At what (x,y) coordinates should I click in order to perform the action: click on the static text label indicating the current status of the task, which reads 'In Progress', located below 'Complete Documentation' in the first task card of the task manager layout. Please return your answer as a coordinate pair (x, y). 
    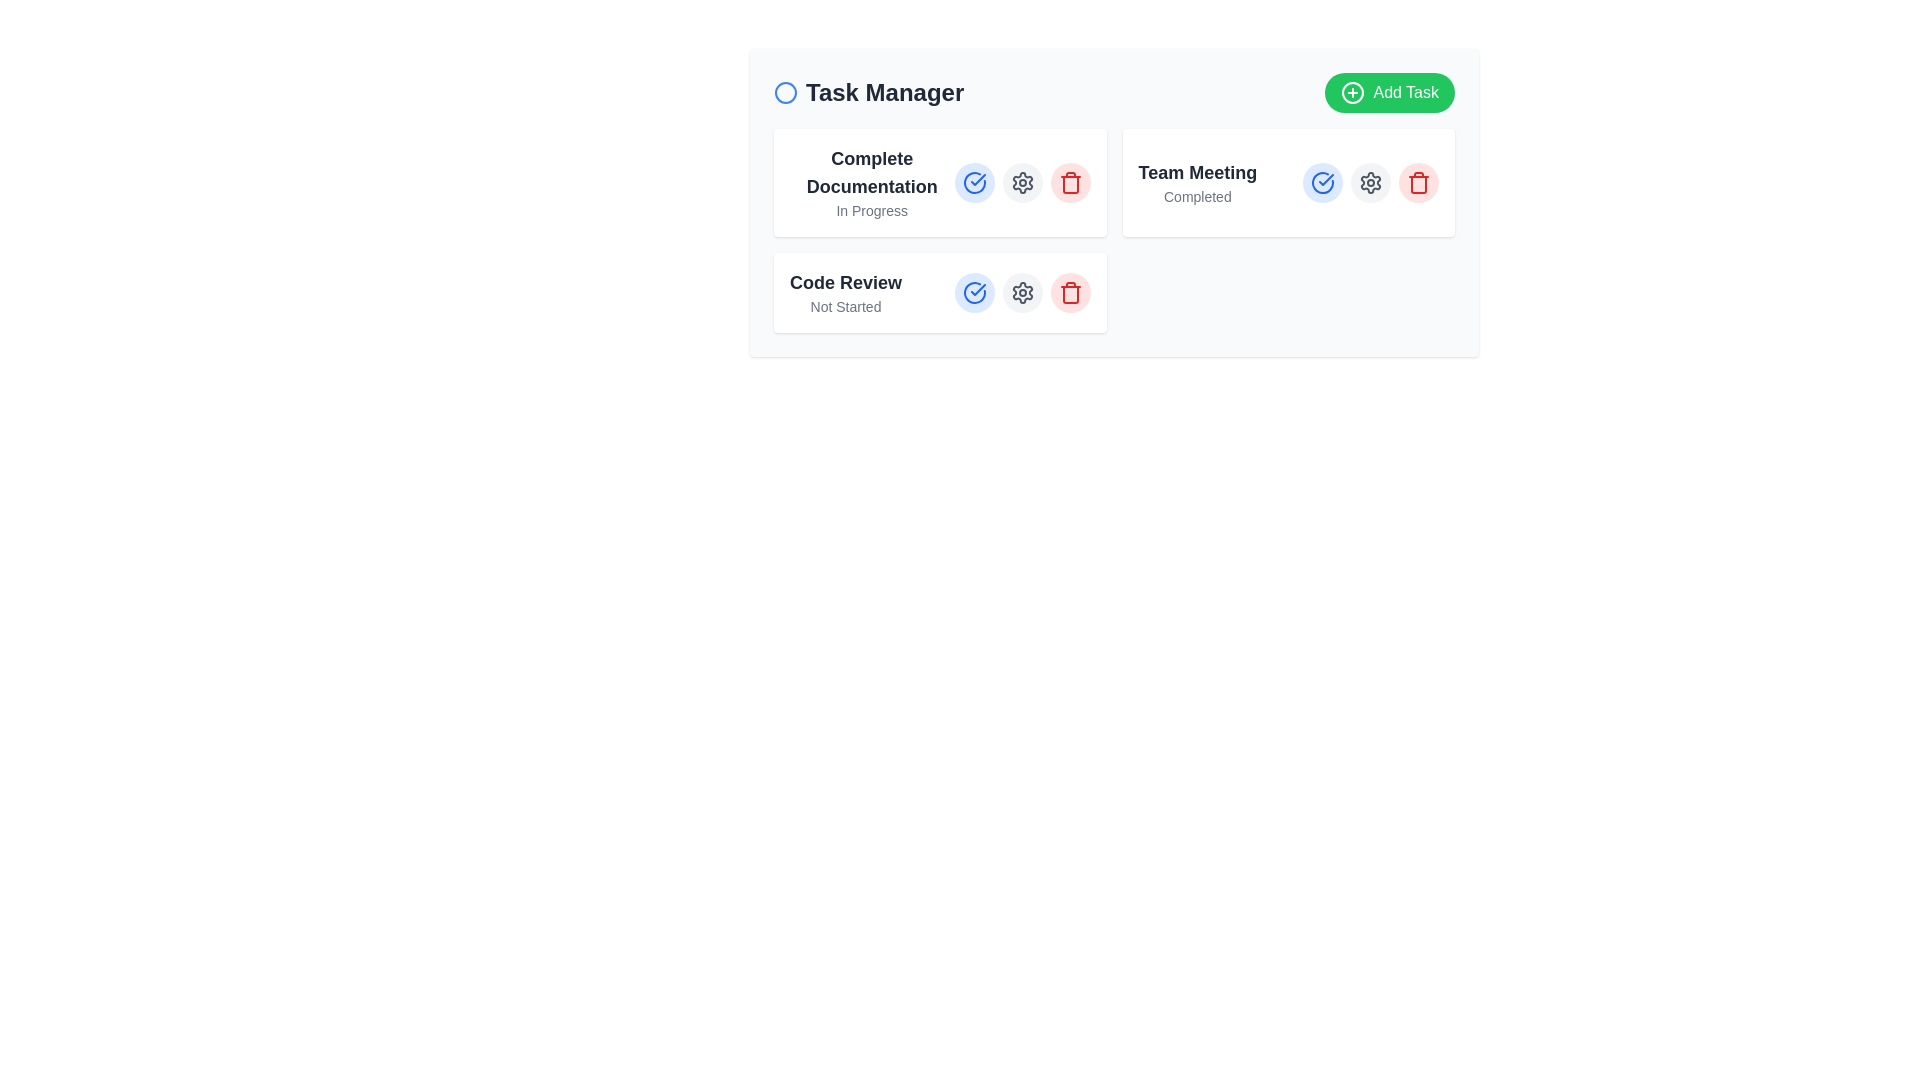
    Looking at the image, I should click on (872, 211).